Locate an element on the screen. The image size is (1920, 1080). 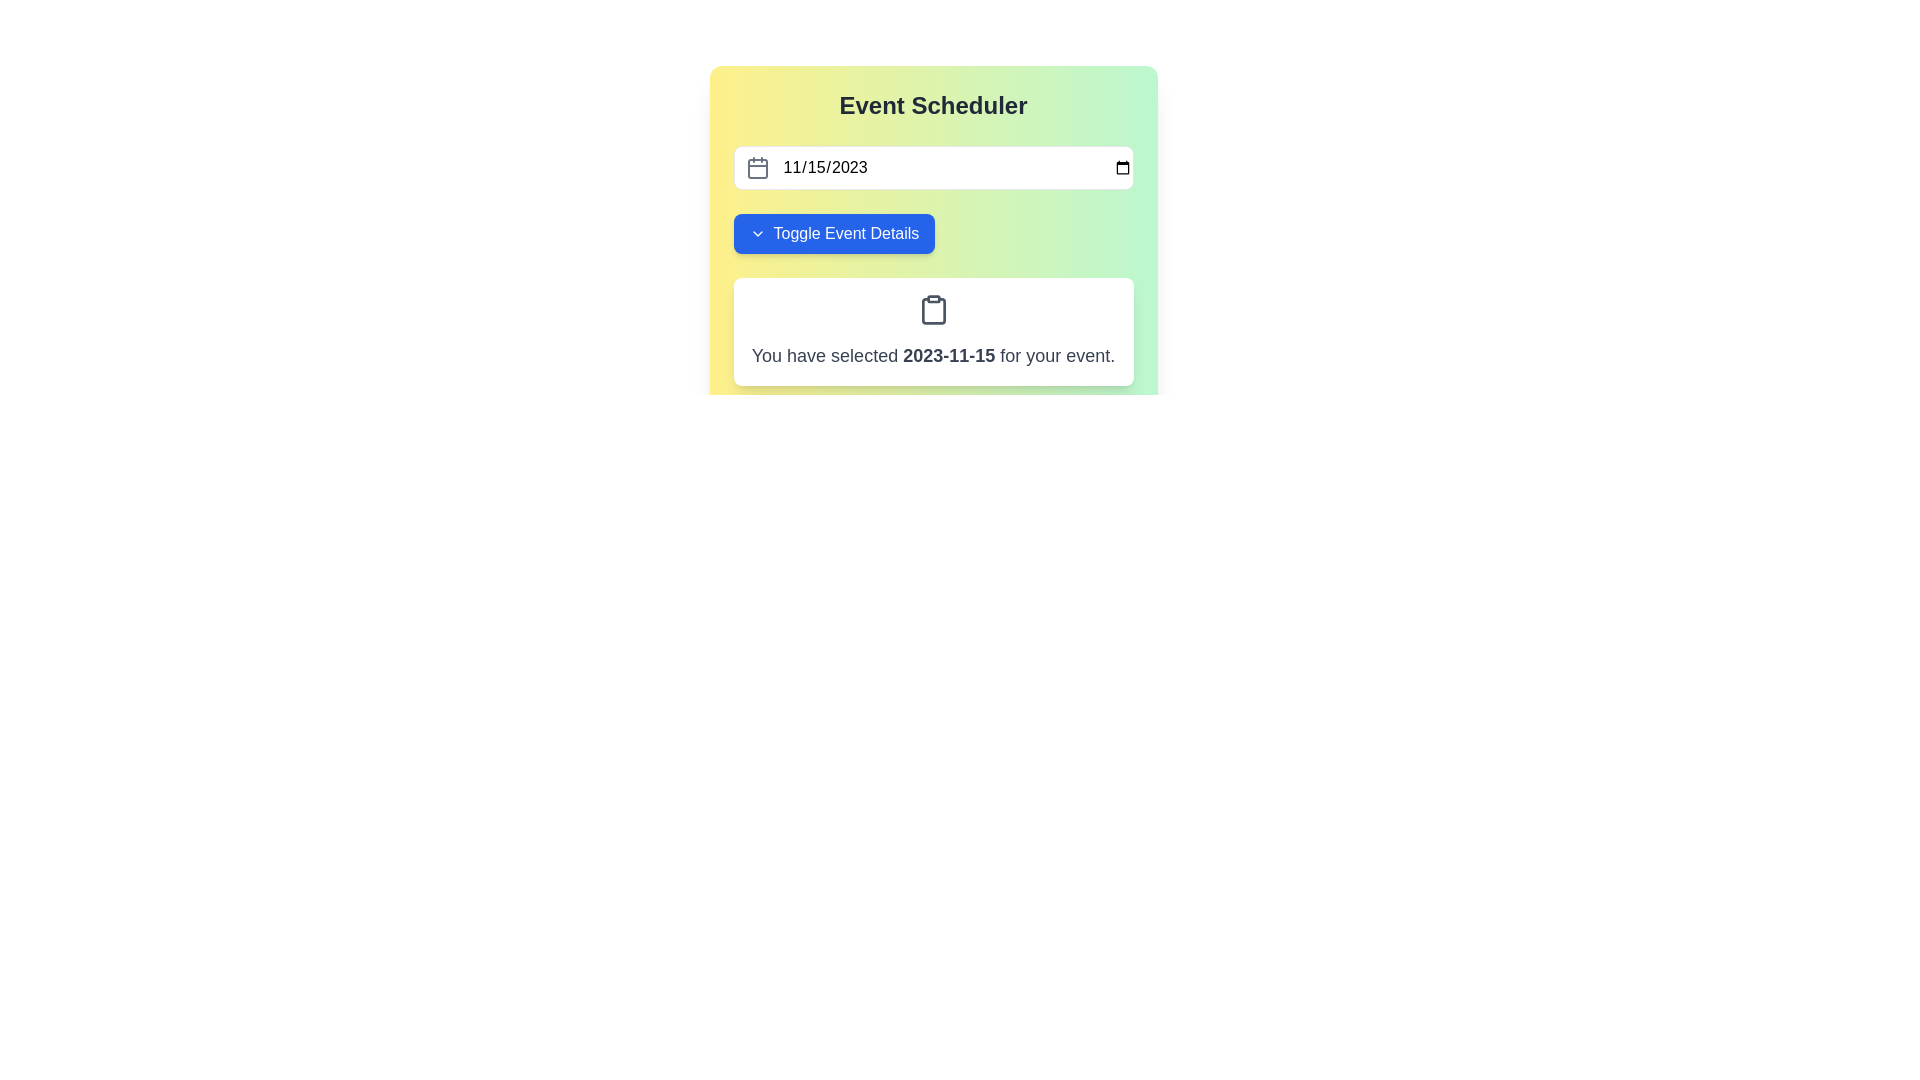
the blue button labeled 'Toggle Event Details' located below the date picker in the 'Event Scheduler' card is located at coordinates (834, 233).